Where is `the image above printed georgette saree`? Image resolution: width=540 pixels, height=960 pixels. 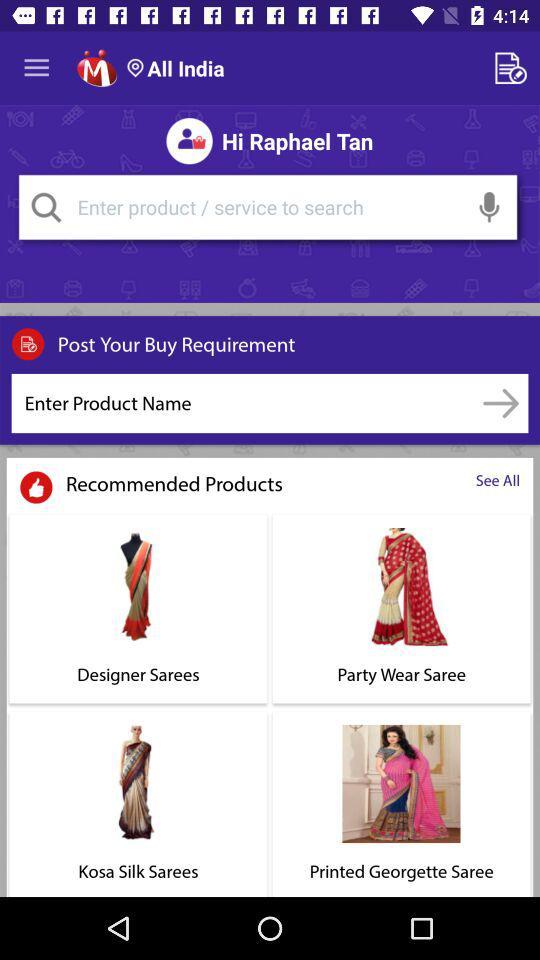
the image above printed georgette saree is located at coordinates (401, 784).